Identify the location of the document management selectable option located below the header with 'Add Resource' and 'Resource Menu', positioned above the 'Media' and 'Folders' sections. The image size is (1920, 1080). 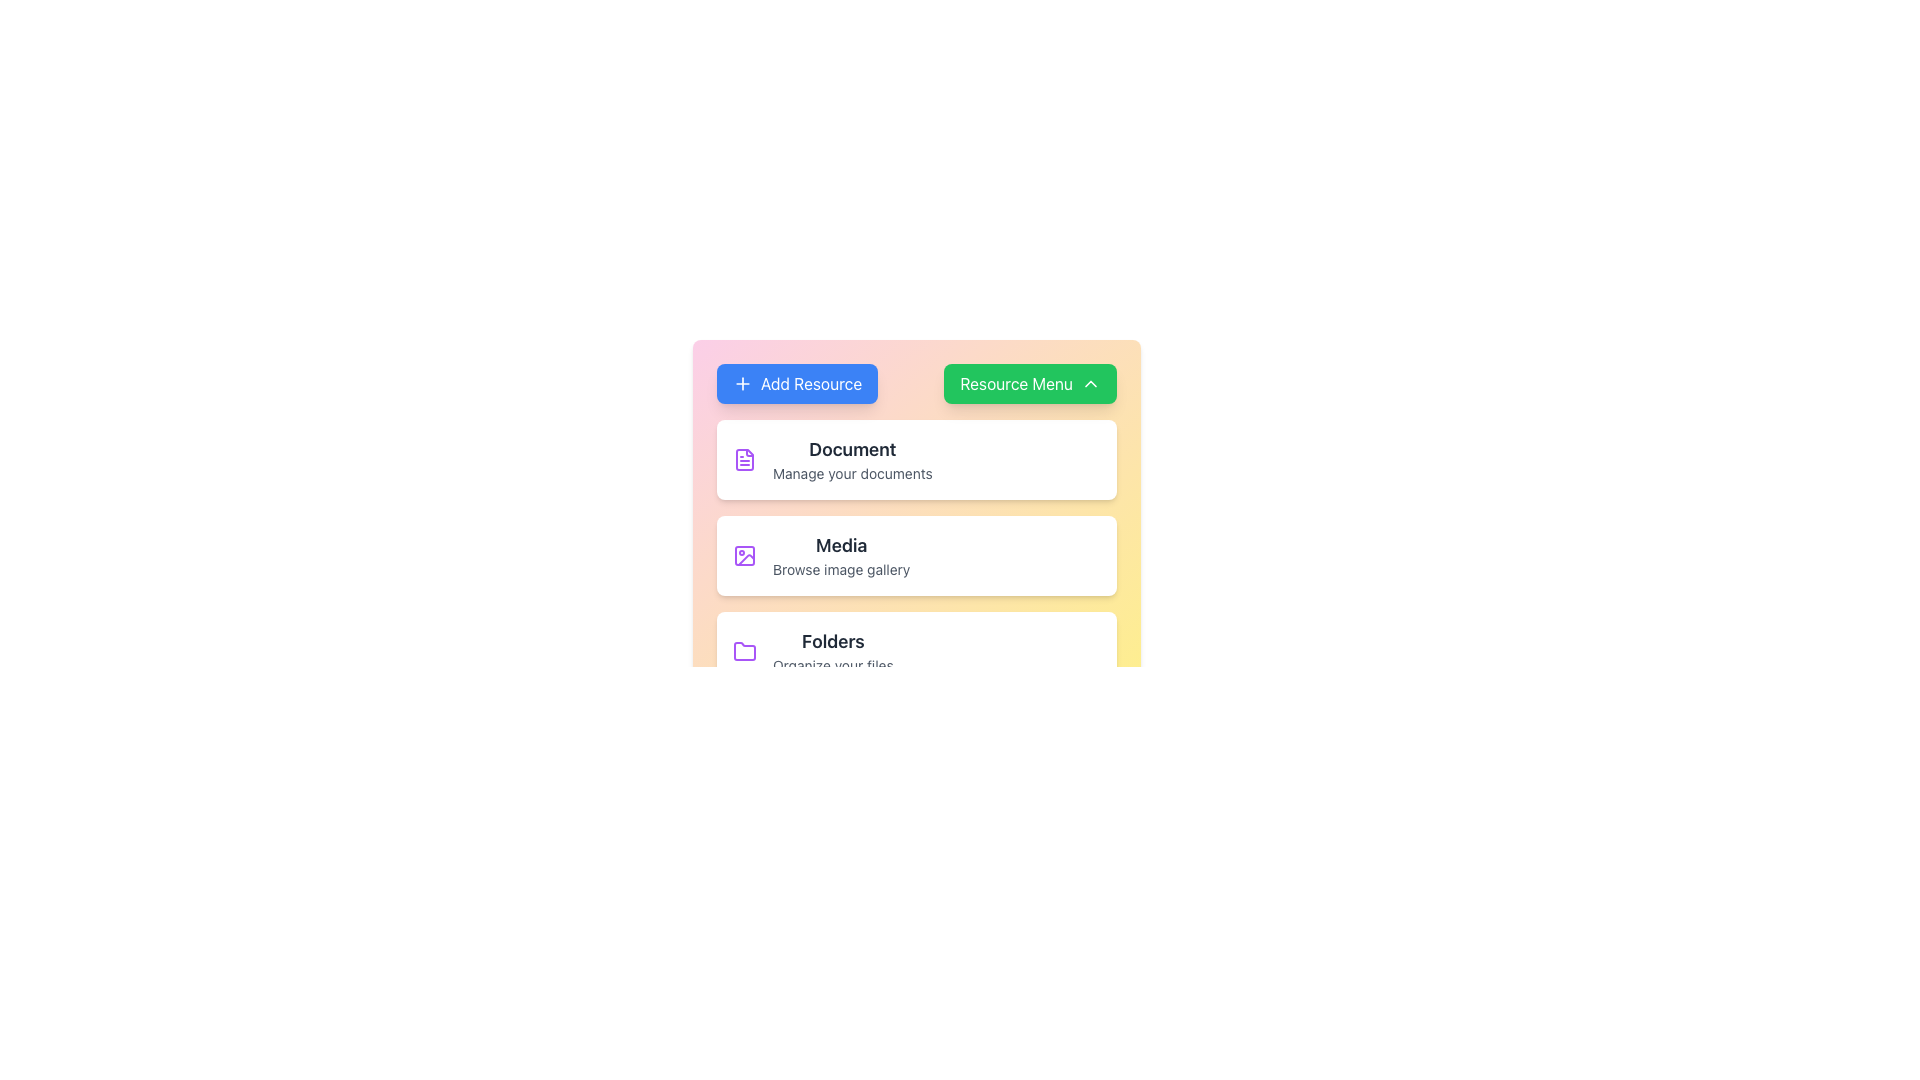
(915, 471).